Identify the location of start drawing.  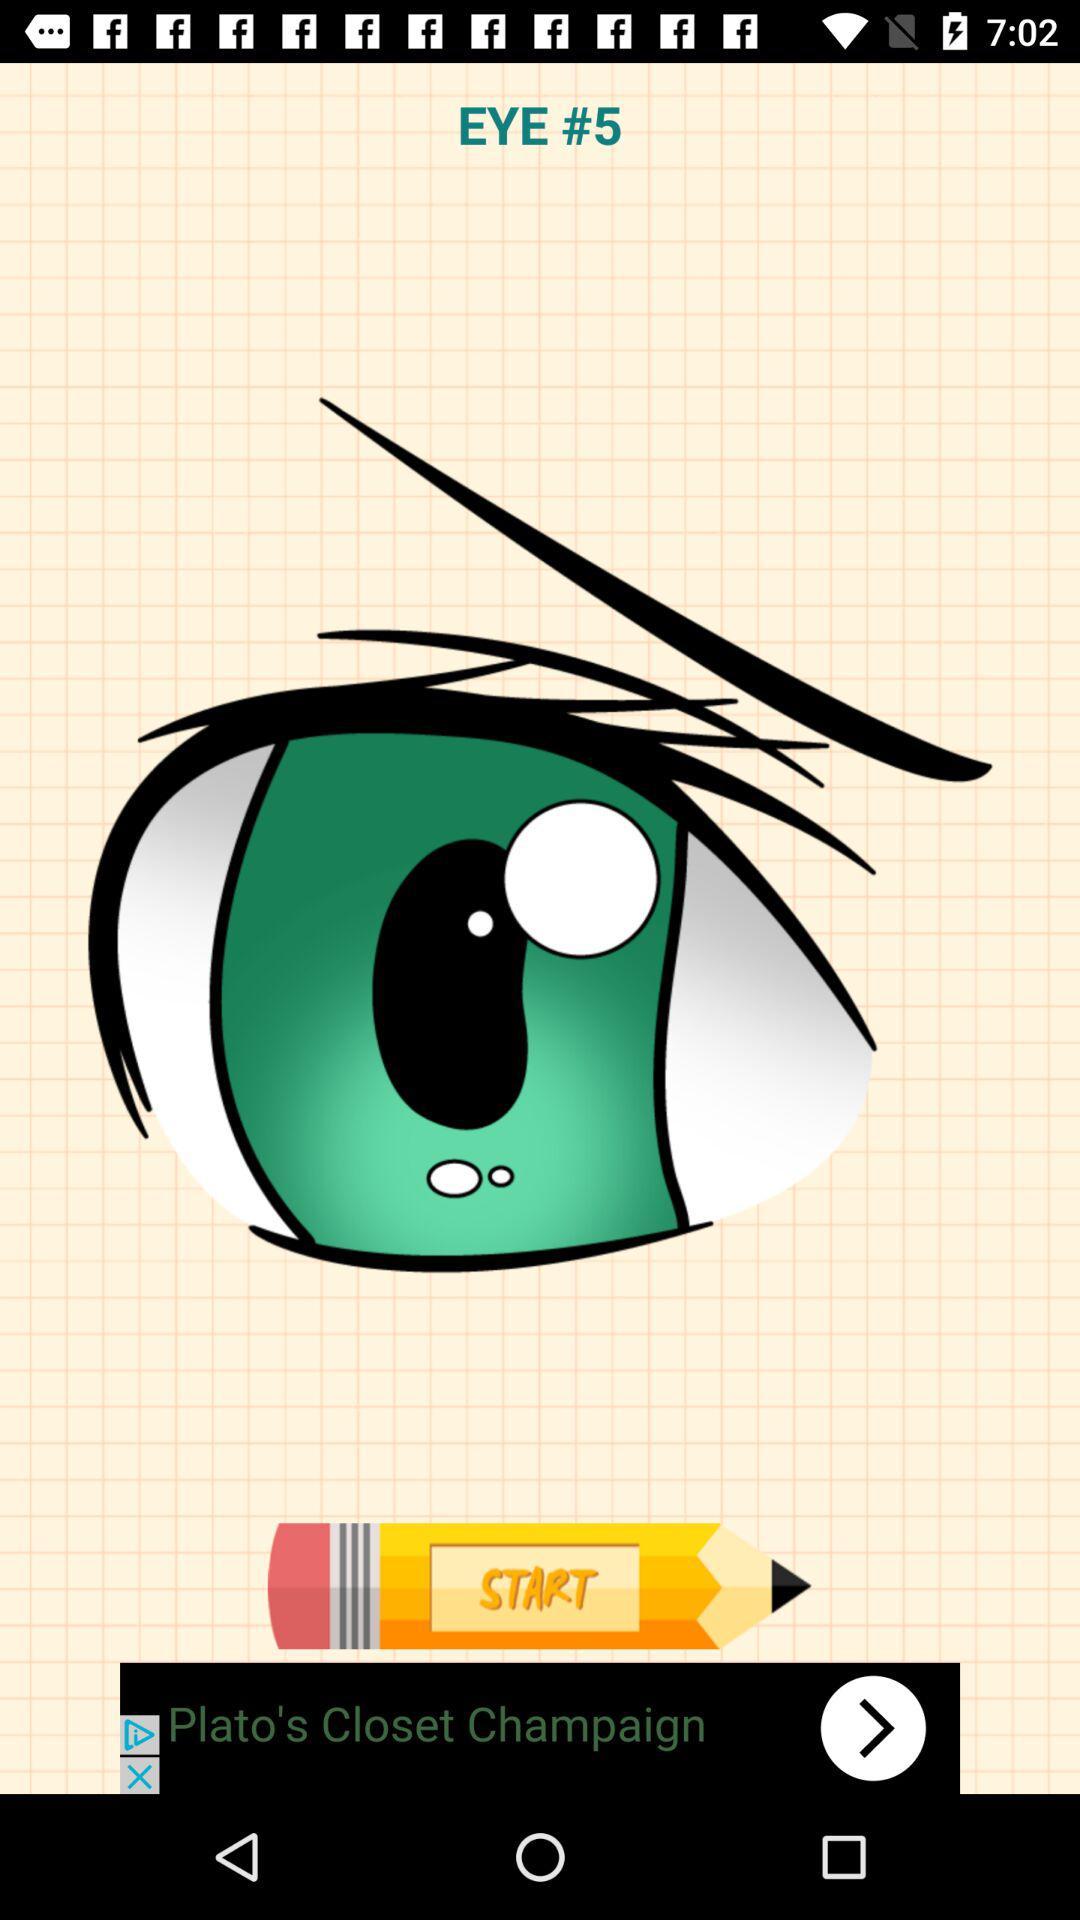
(538, 1585).